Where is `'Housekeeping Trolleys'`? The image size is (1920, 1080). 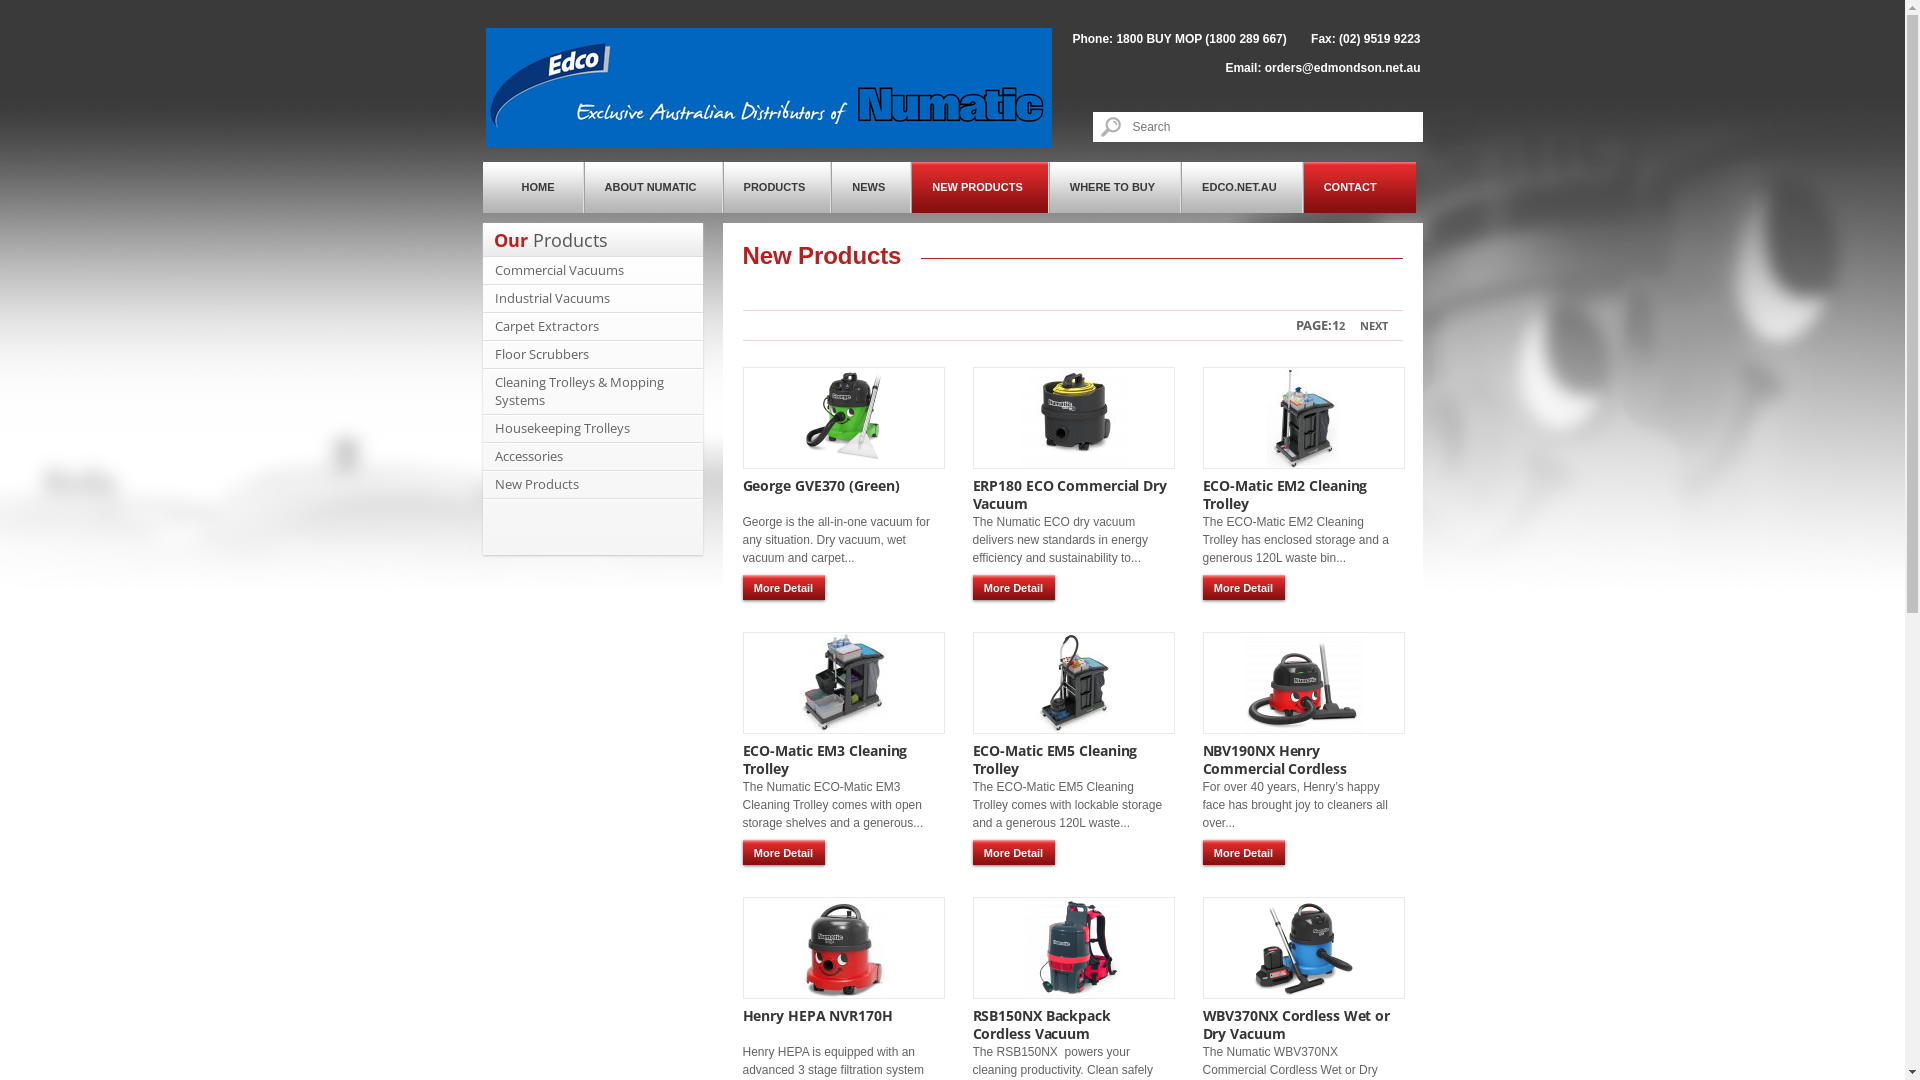 'Housekeeping Trolleys' is located at coordinates (494, 427).